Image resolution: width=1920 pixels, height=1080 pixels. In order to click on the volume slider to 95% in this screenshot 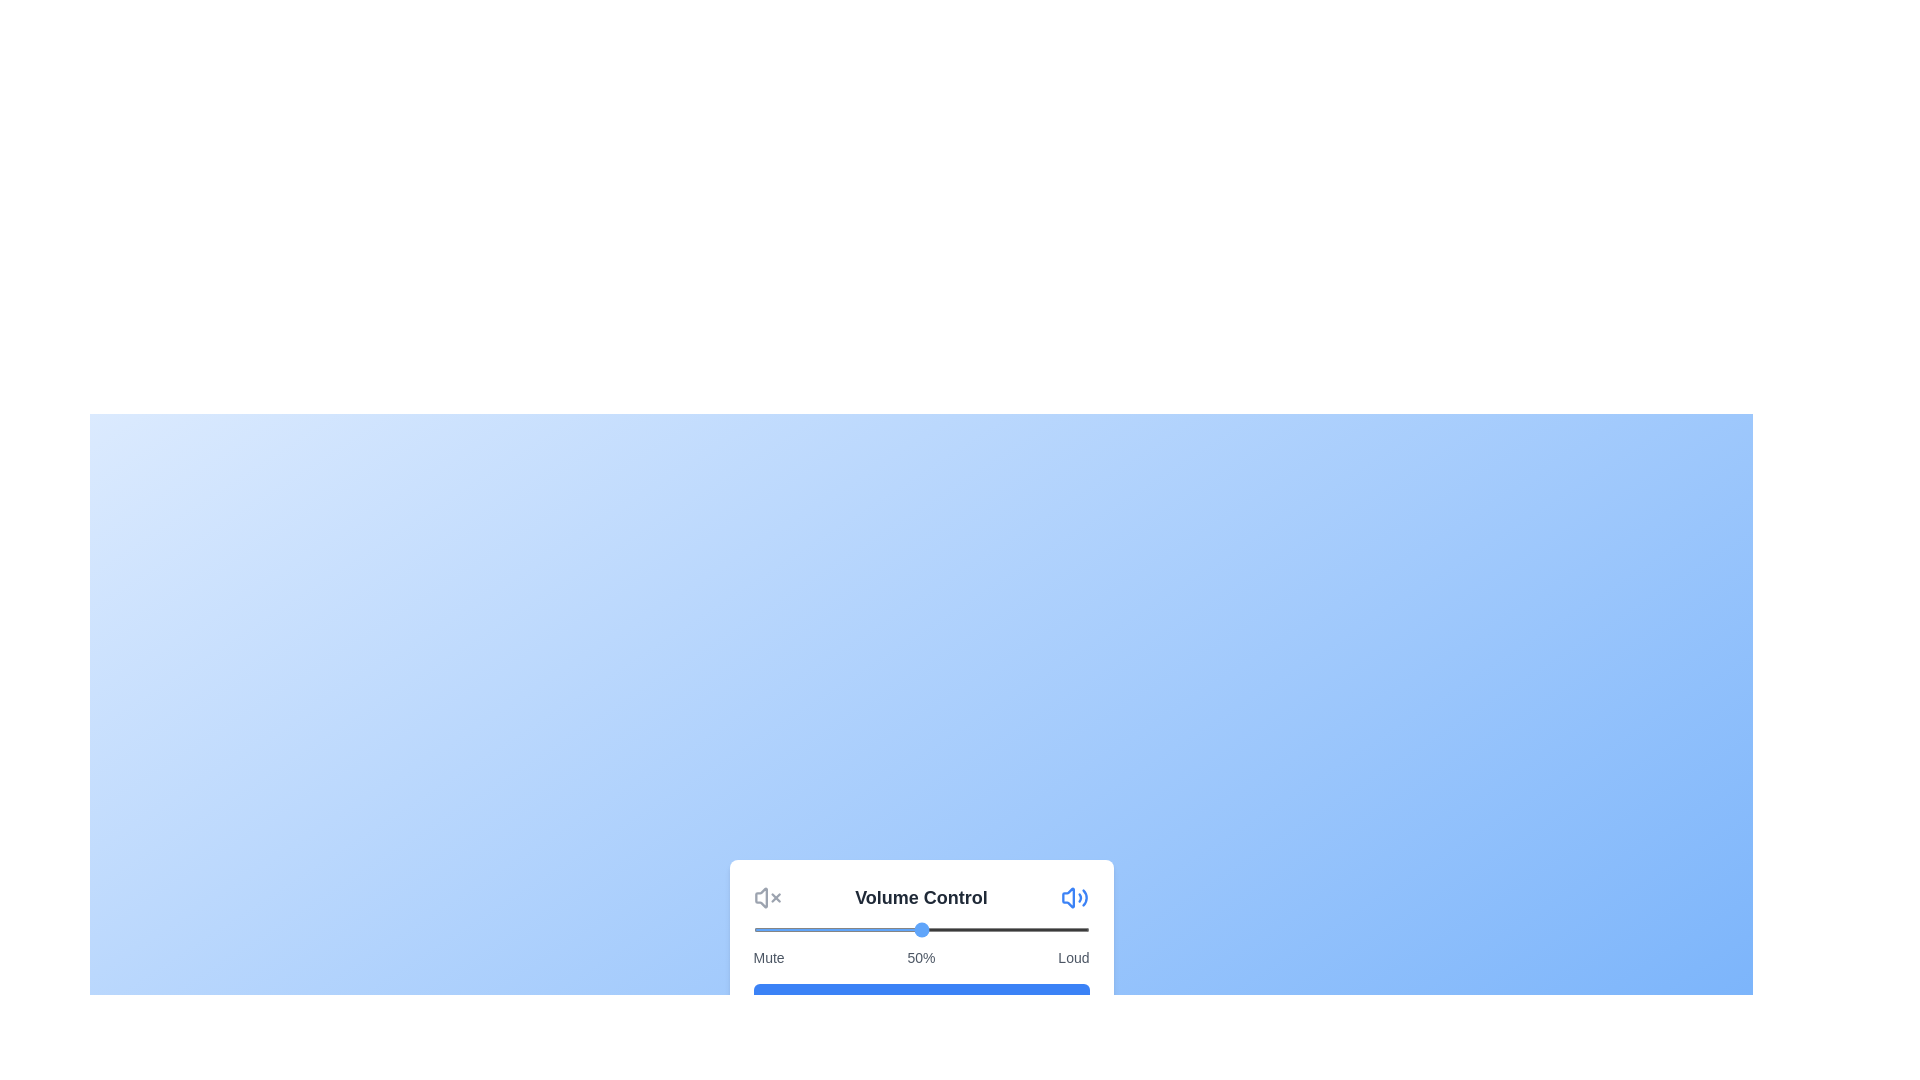, I will do `click(1071, 929)`.